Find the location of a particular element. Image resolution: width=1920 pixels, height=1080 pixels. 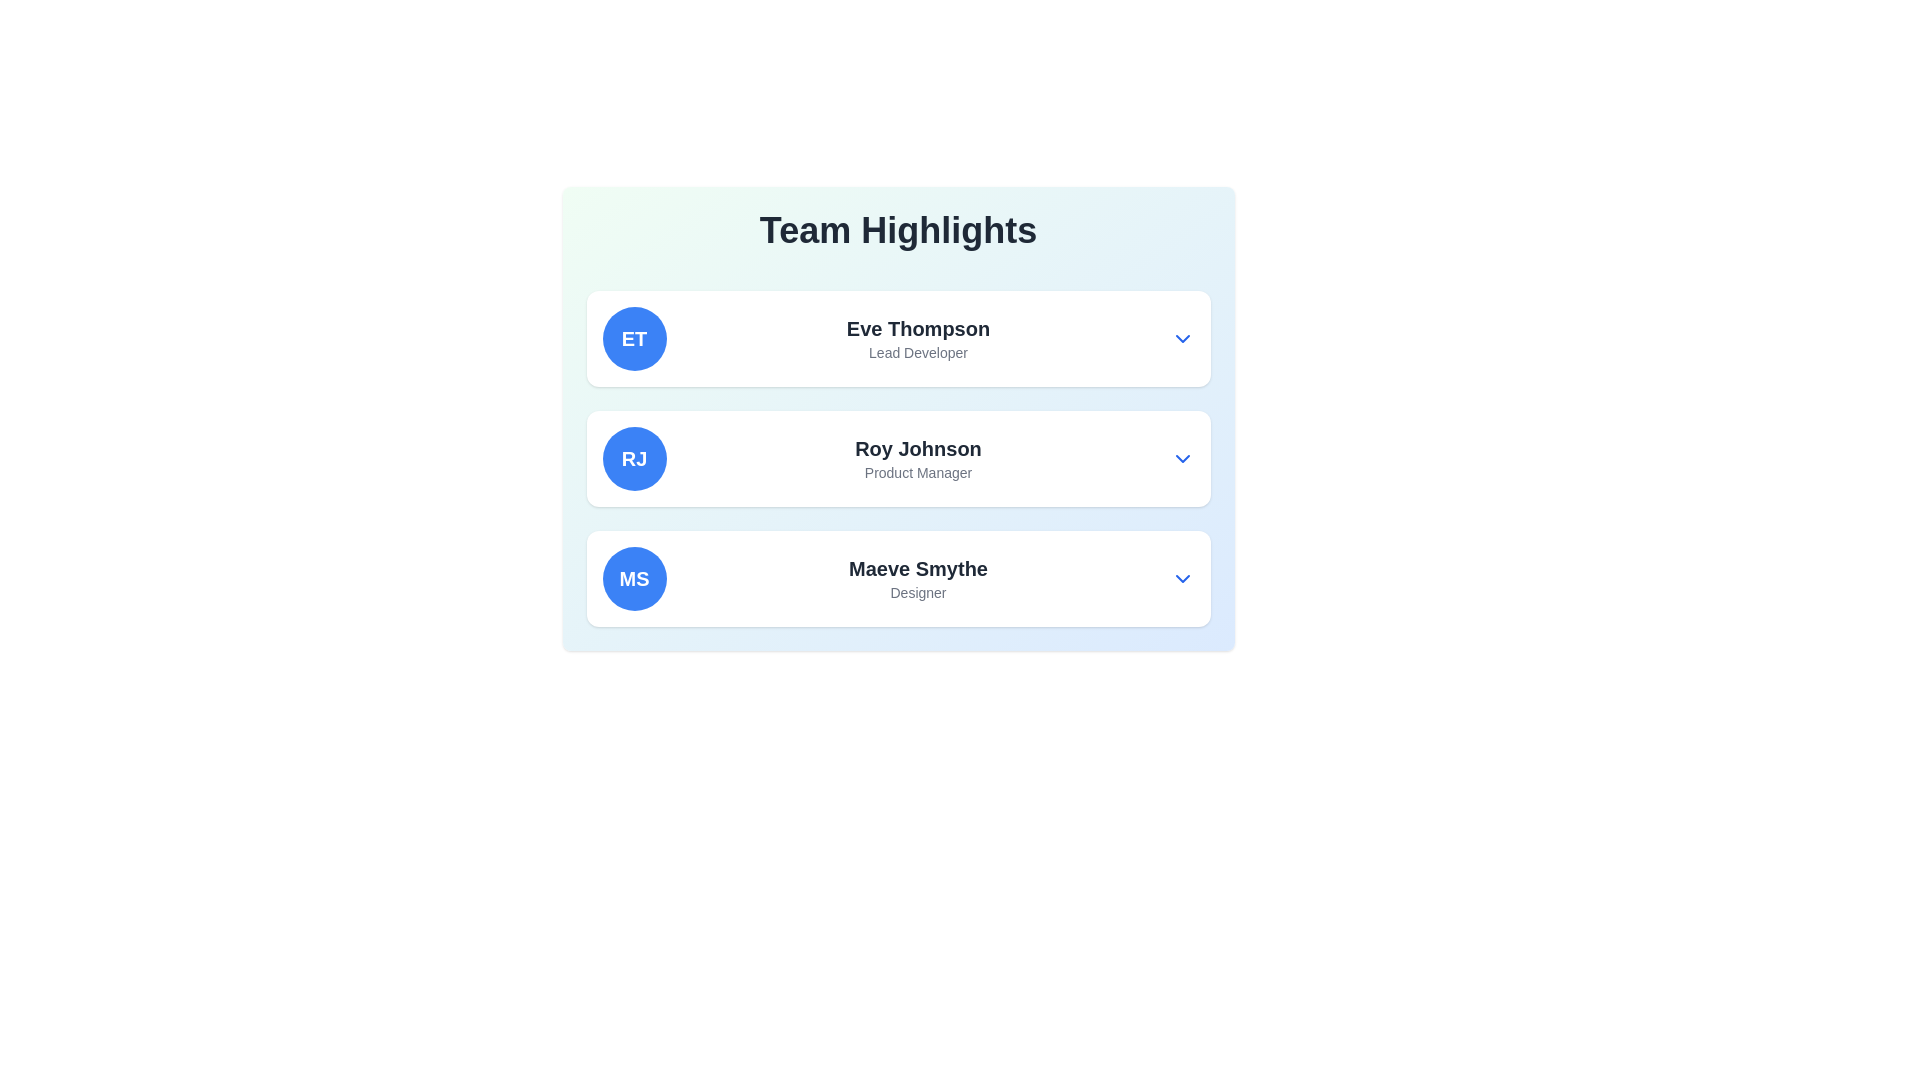

the text label displaying 'Product Manager' located below 'Roy Johnson' in the 'Team Highlights' section of the second card is located at coordinates (917, 473).